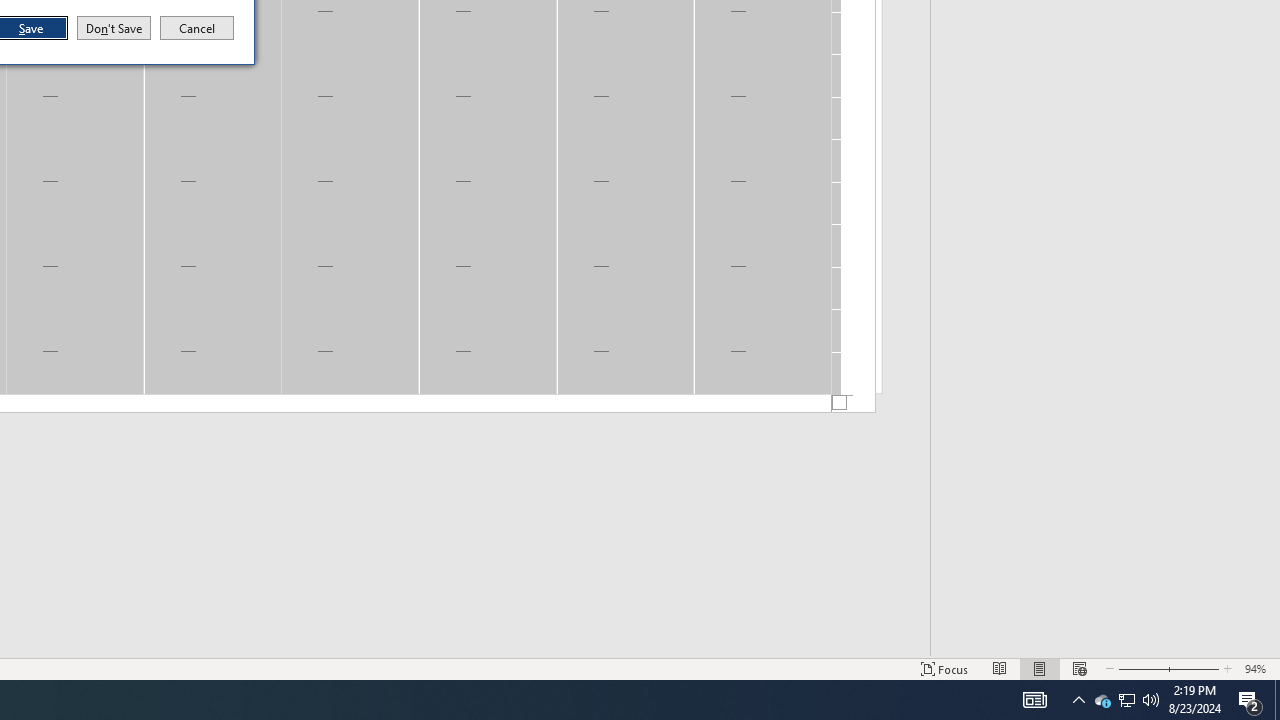  I want to click on 'AutomationID: 4105', so click(1034, 698).